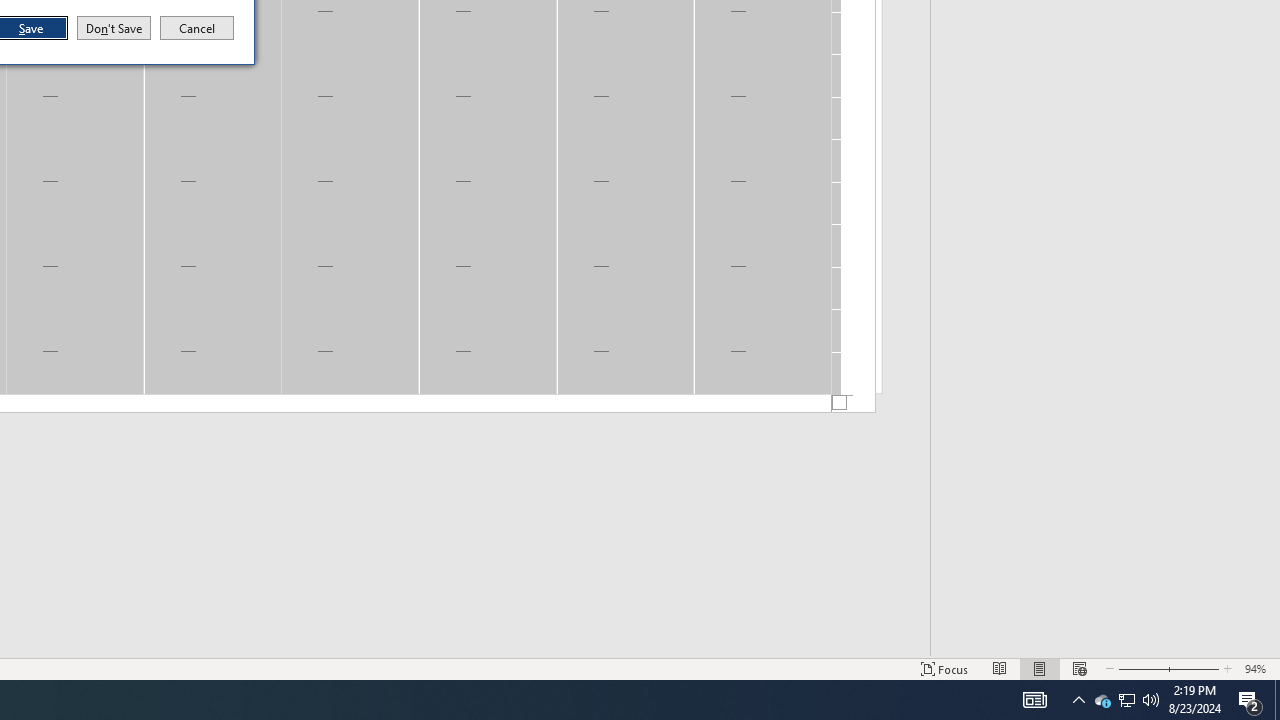  I want to click on 'AutomationID: 4105', so click(1034, 698).